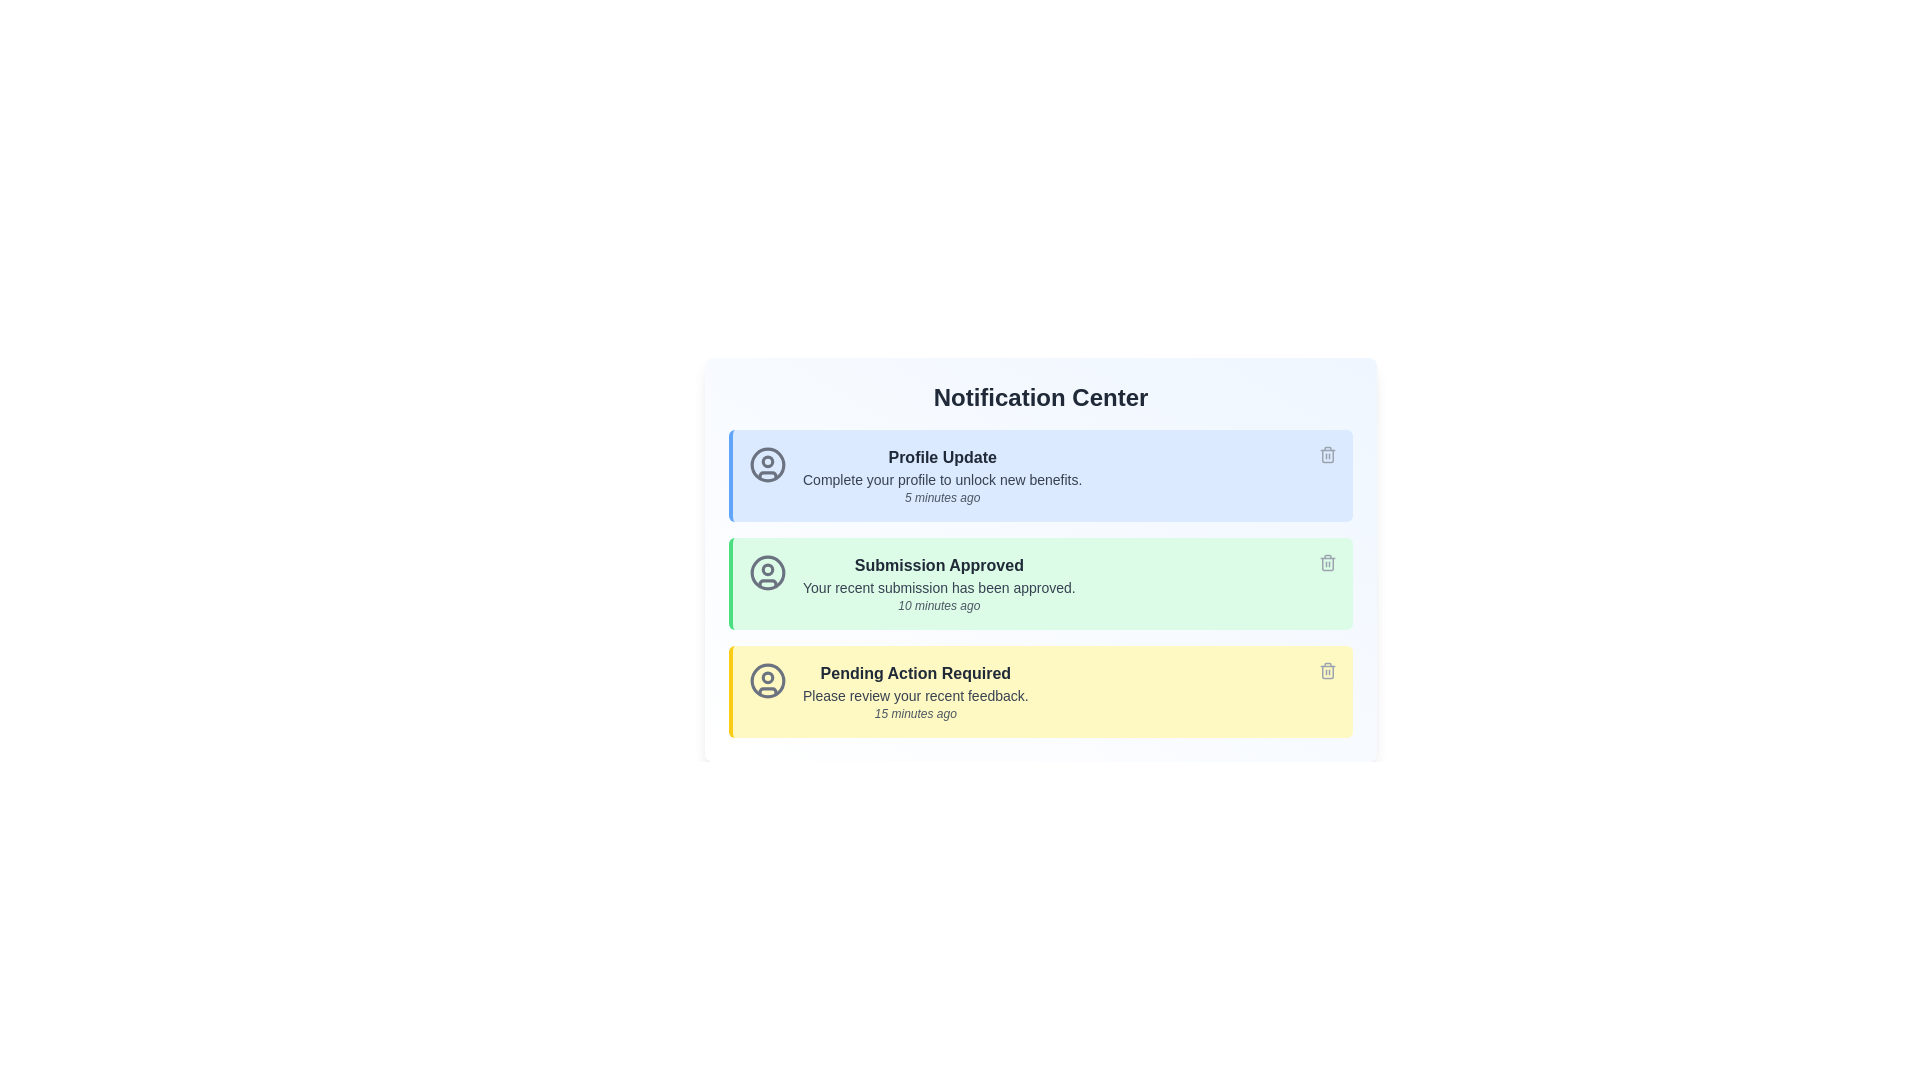 This screenshot has width=1920, height=1080. I want to click on the first notification card in the Notification Center, which has a light blue background, a title 'Profile Update', a message 'Complete your profile to unlock new benefits.', and a timestamp '5 minutes ago', so click(1040, 475).